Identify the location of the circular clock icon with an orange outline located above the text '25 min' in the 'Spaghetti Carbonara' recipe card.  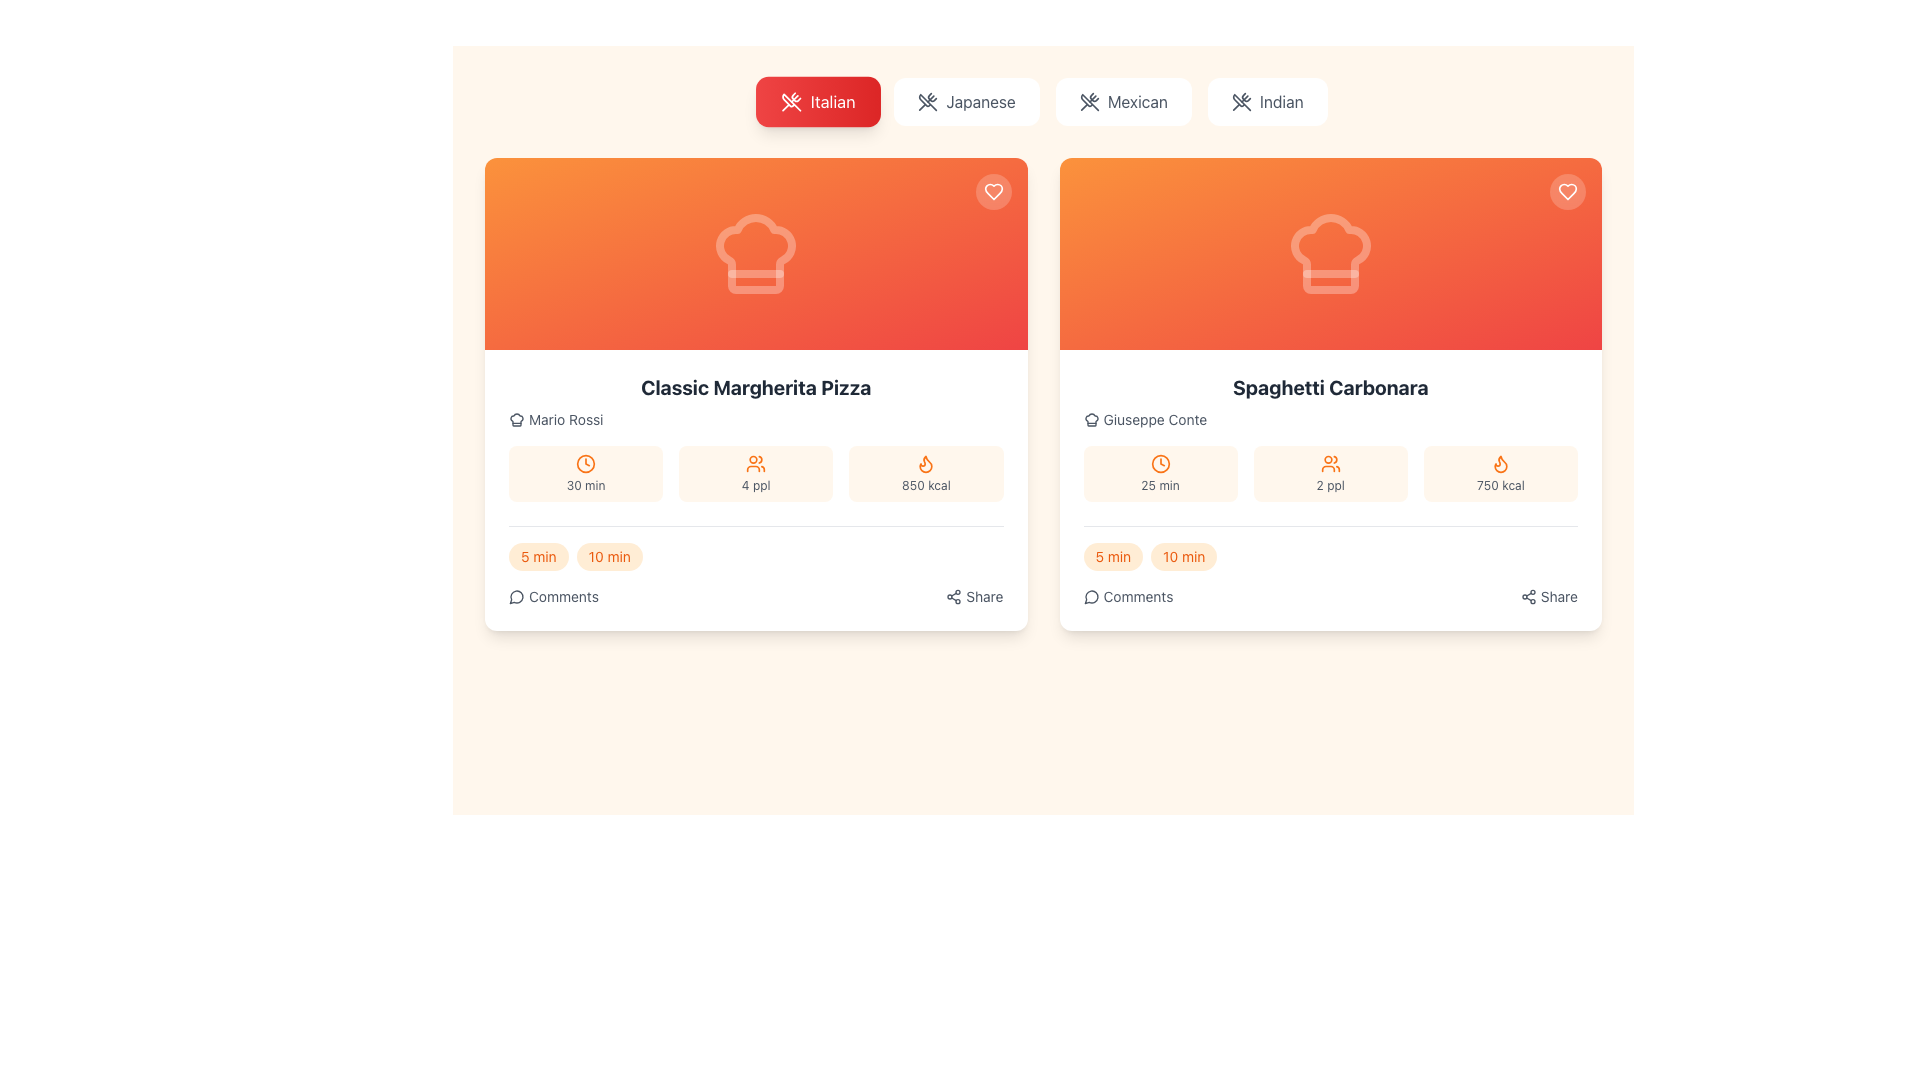
(1160, 463).